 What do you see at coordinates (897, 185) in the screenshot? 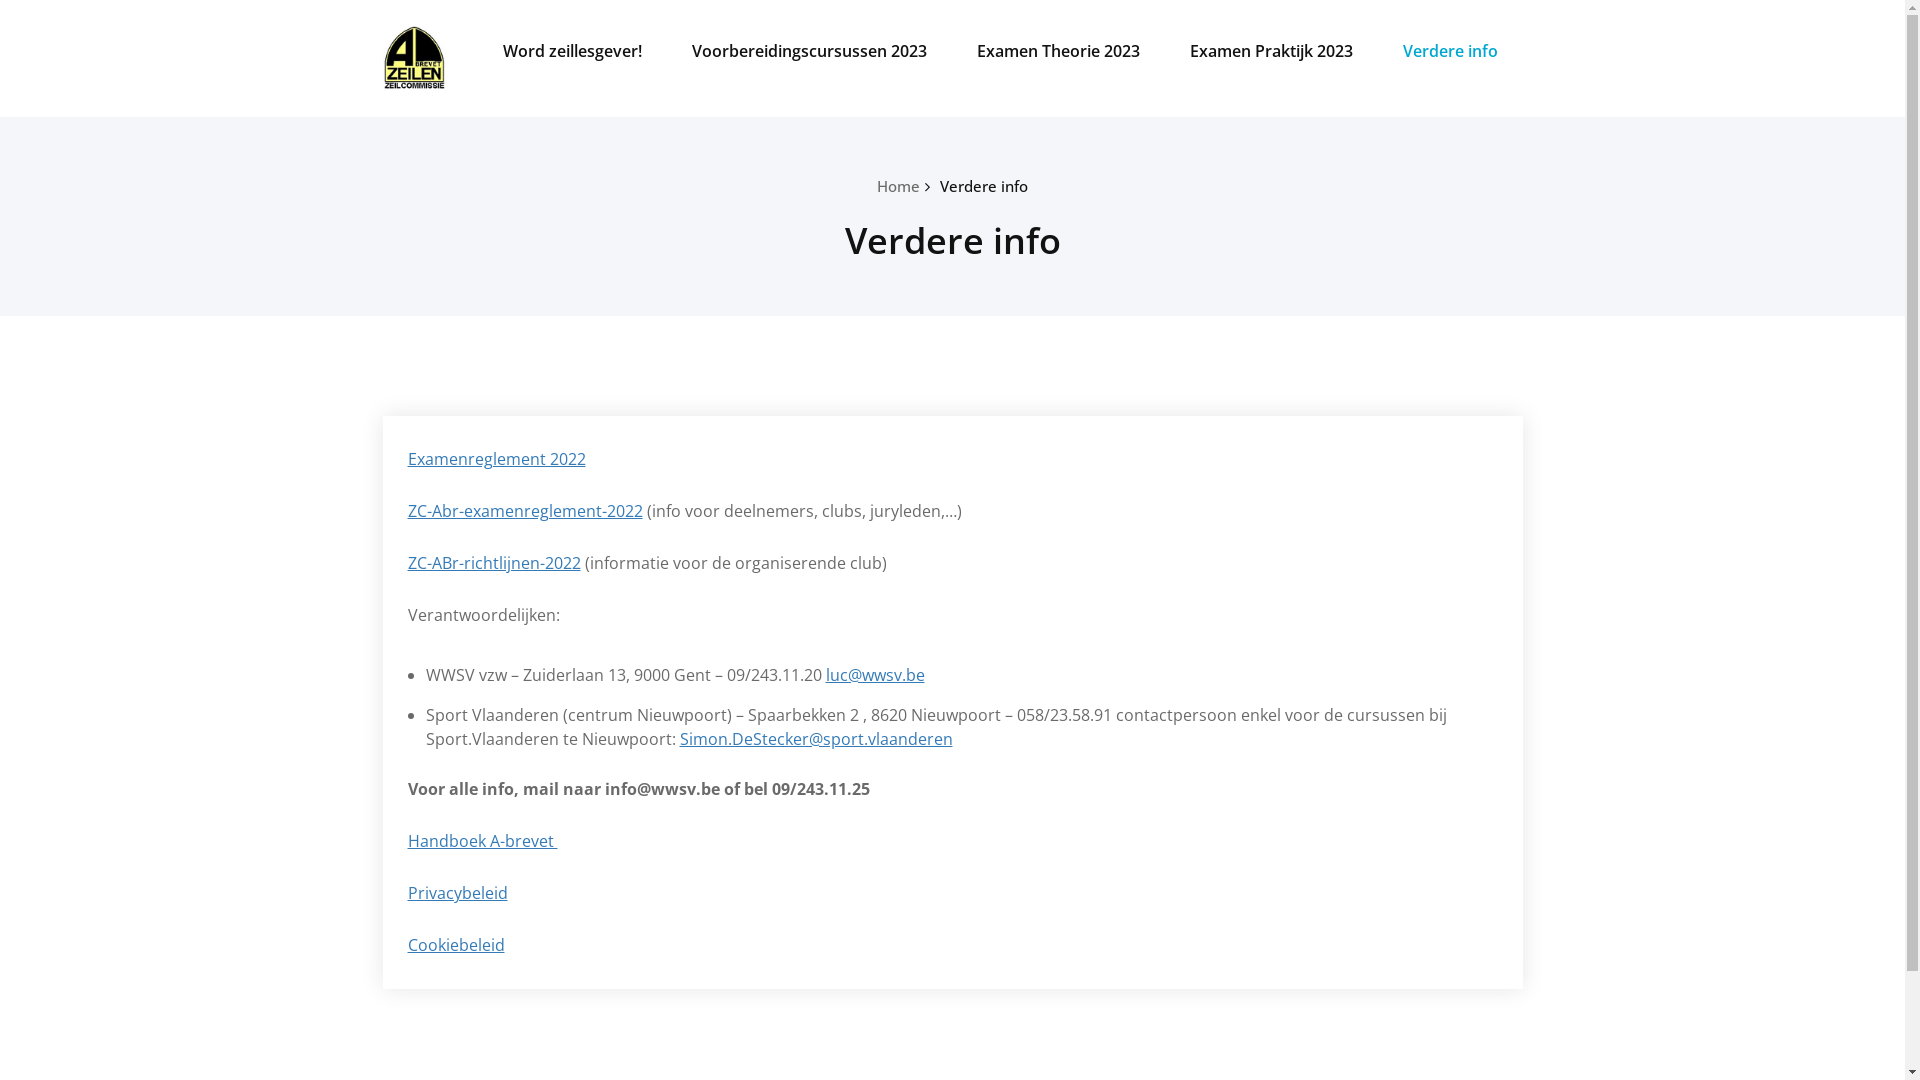
I see `'Home'` at bounding box center [897, 185].